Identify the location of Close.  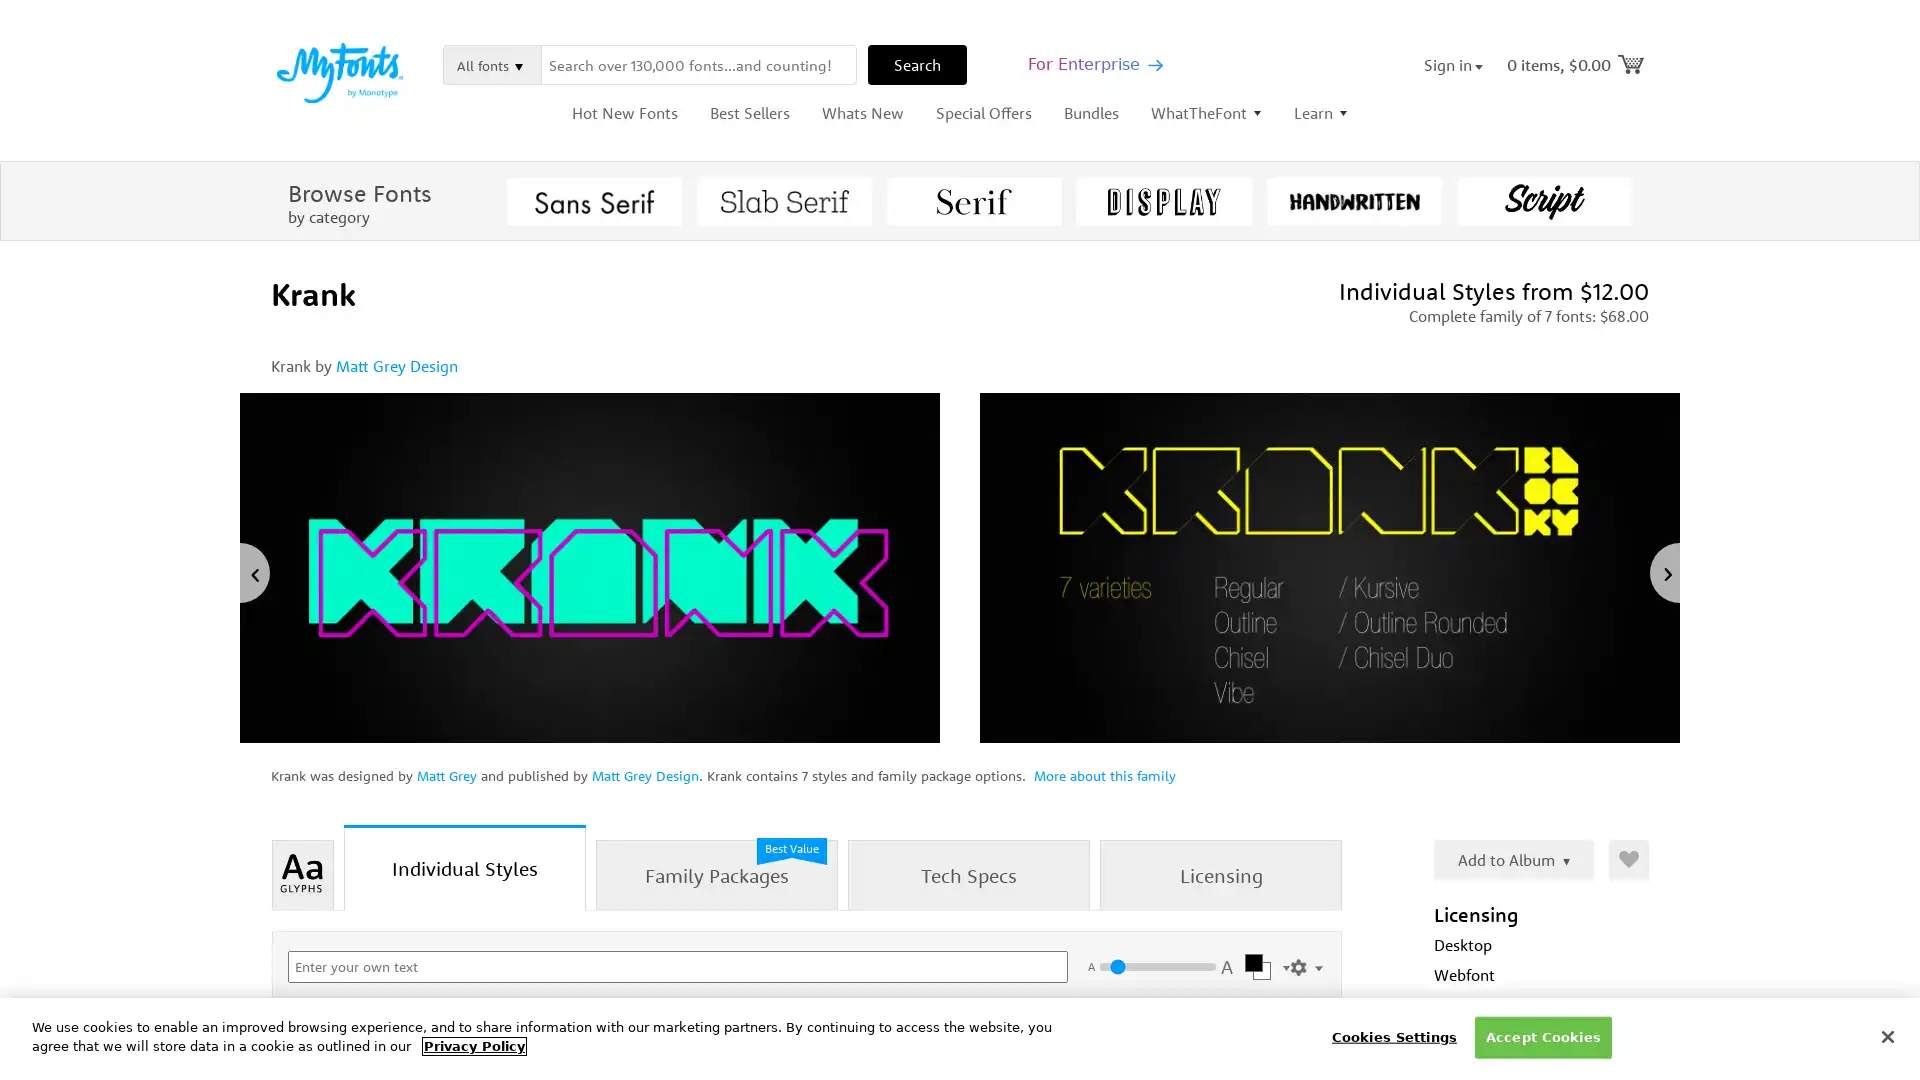
(1886, 1035).